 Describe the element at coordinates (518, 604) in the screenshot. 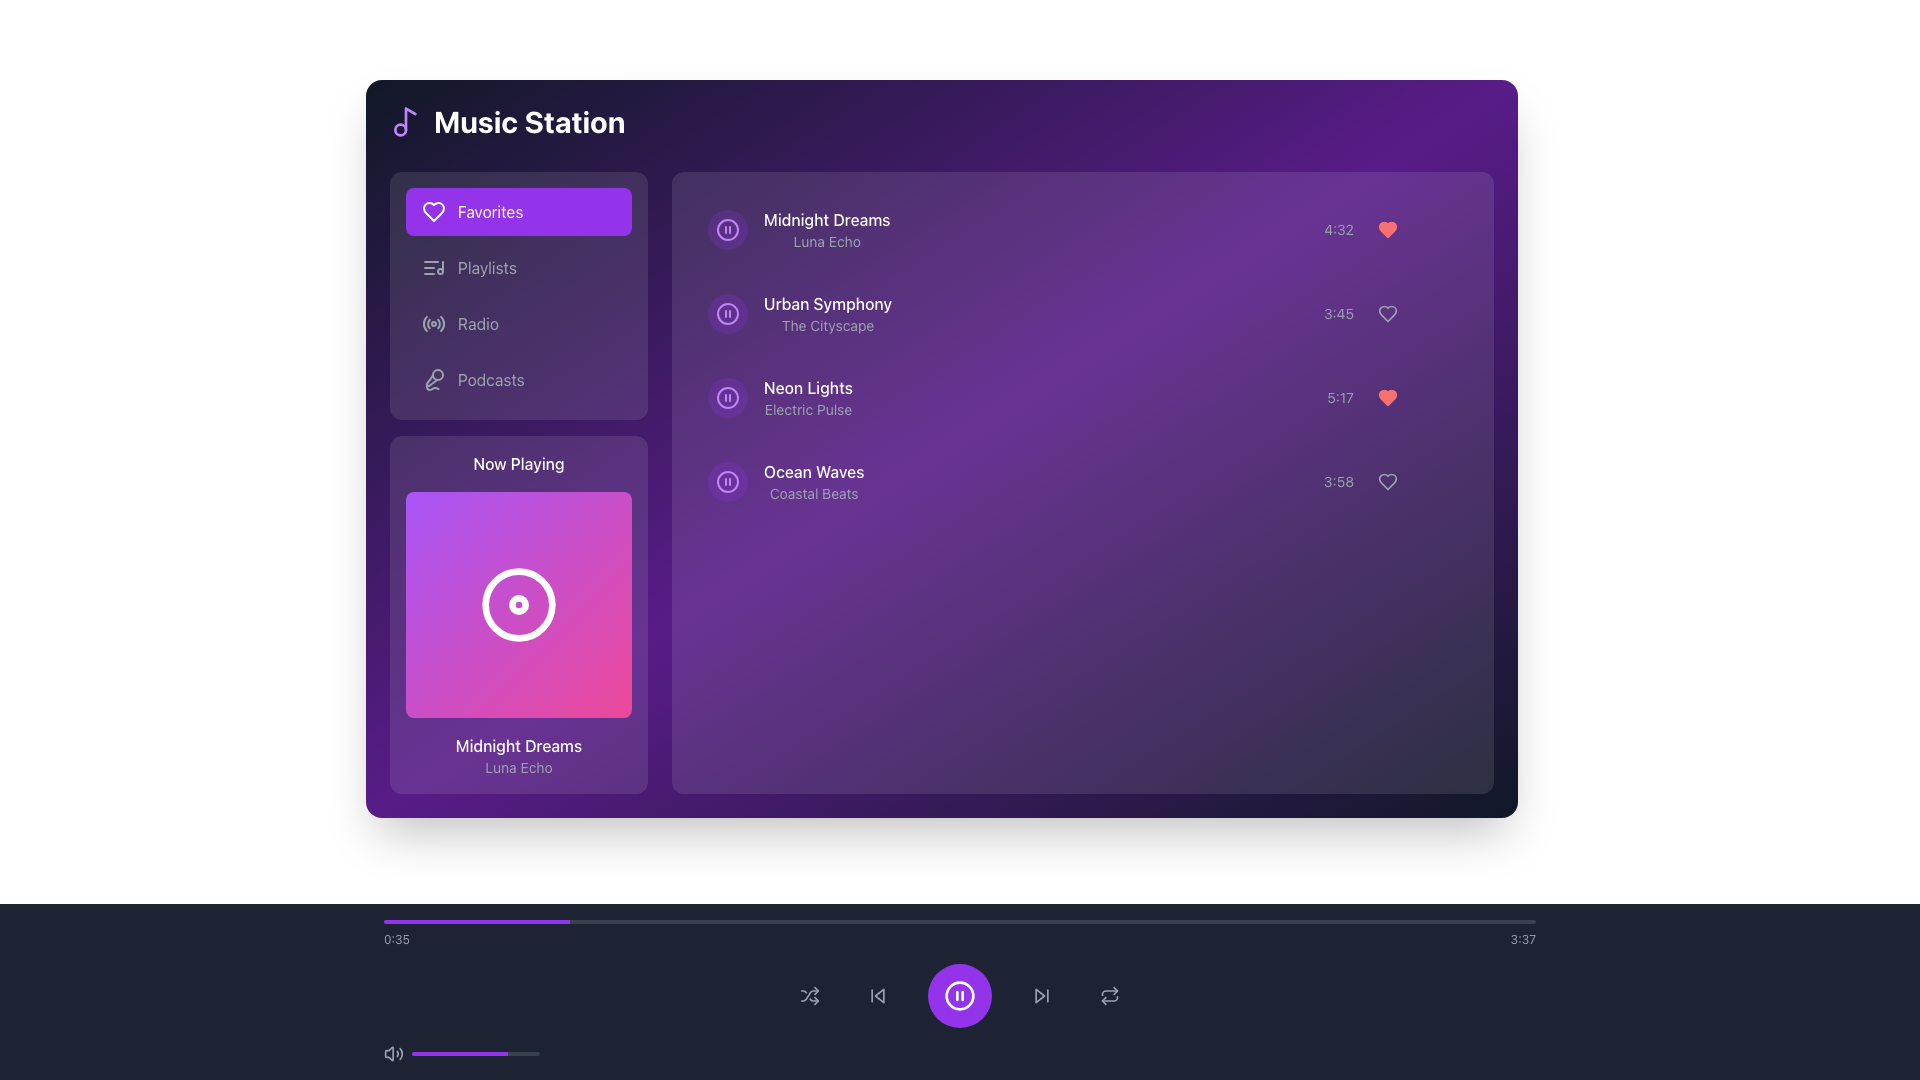

I see `the disc icon representing the currently playing track, which is centrally located above the text label 'Midnight Dreams' within the 'Now Playing' card` at that location.